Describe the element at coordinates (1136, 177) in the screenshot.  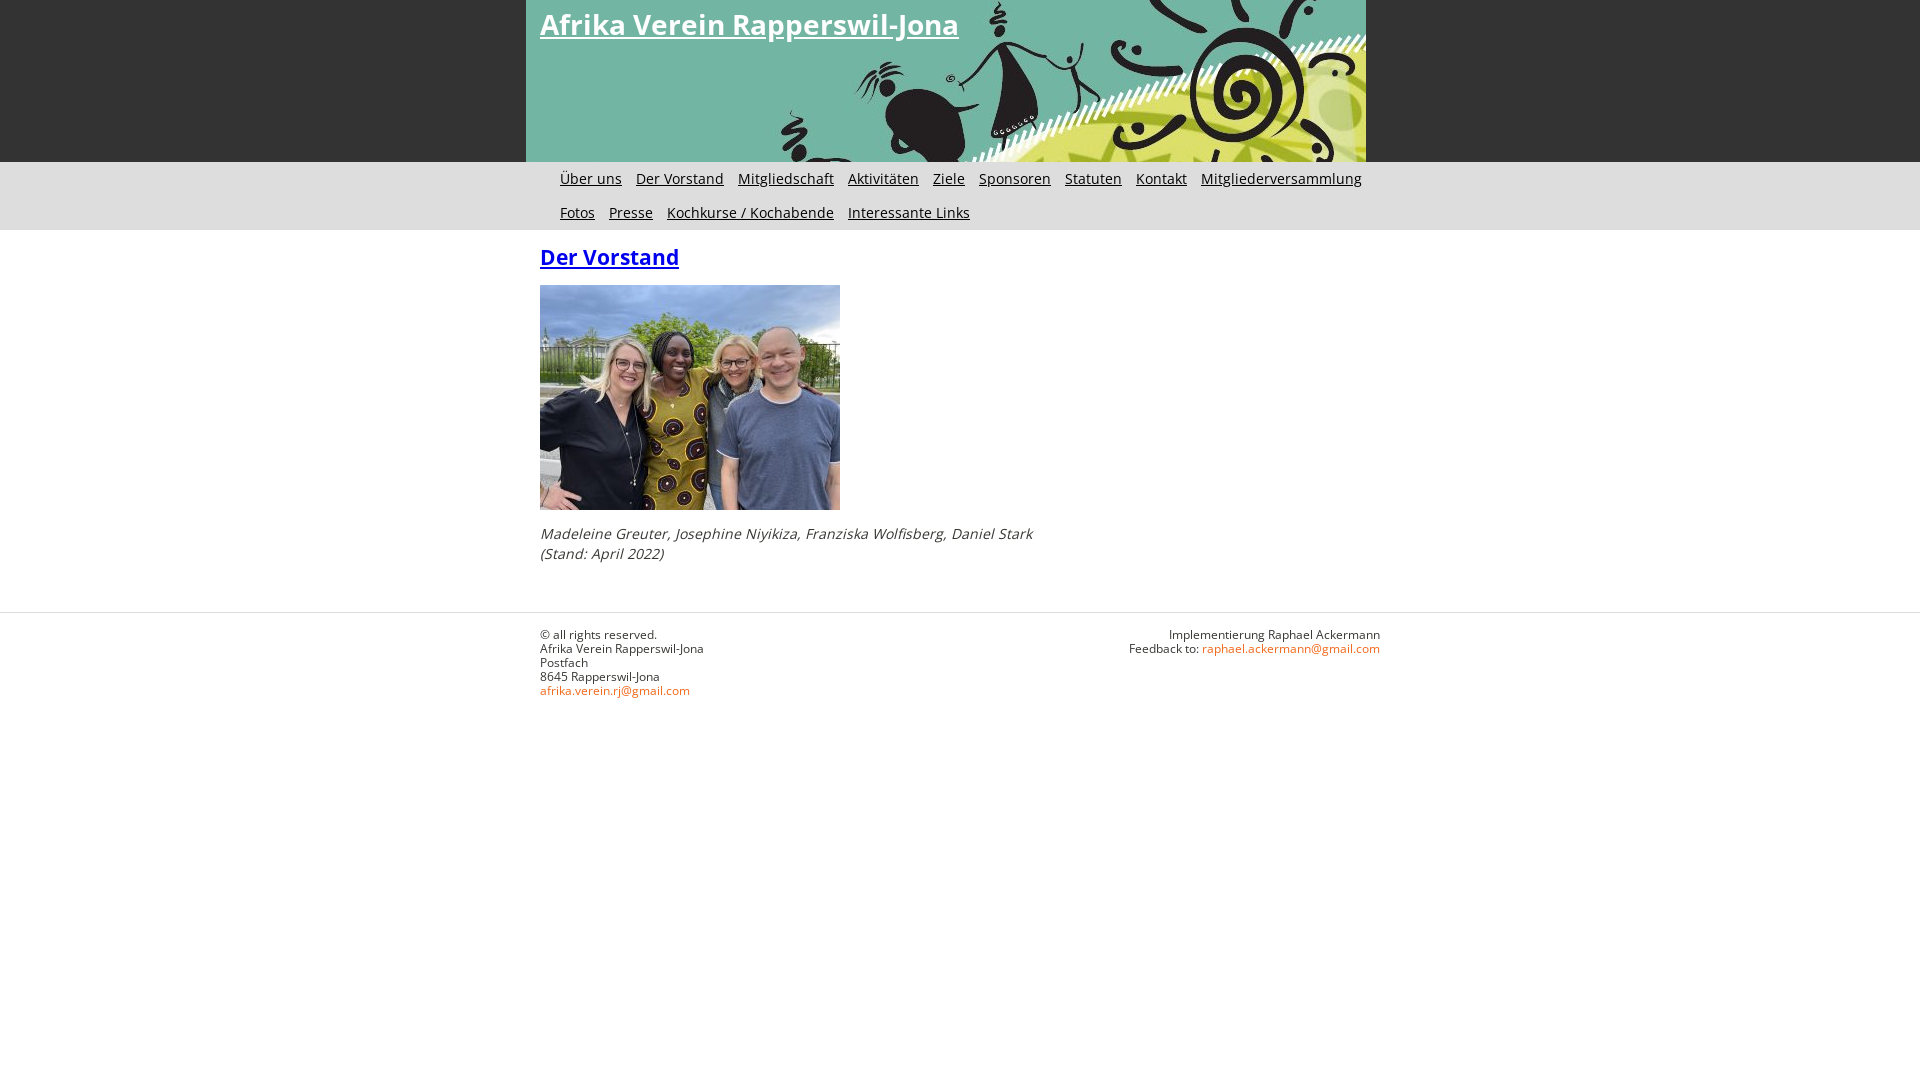
I see `'Kontakt'` at that location.